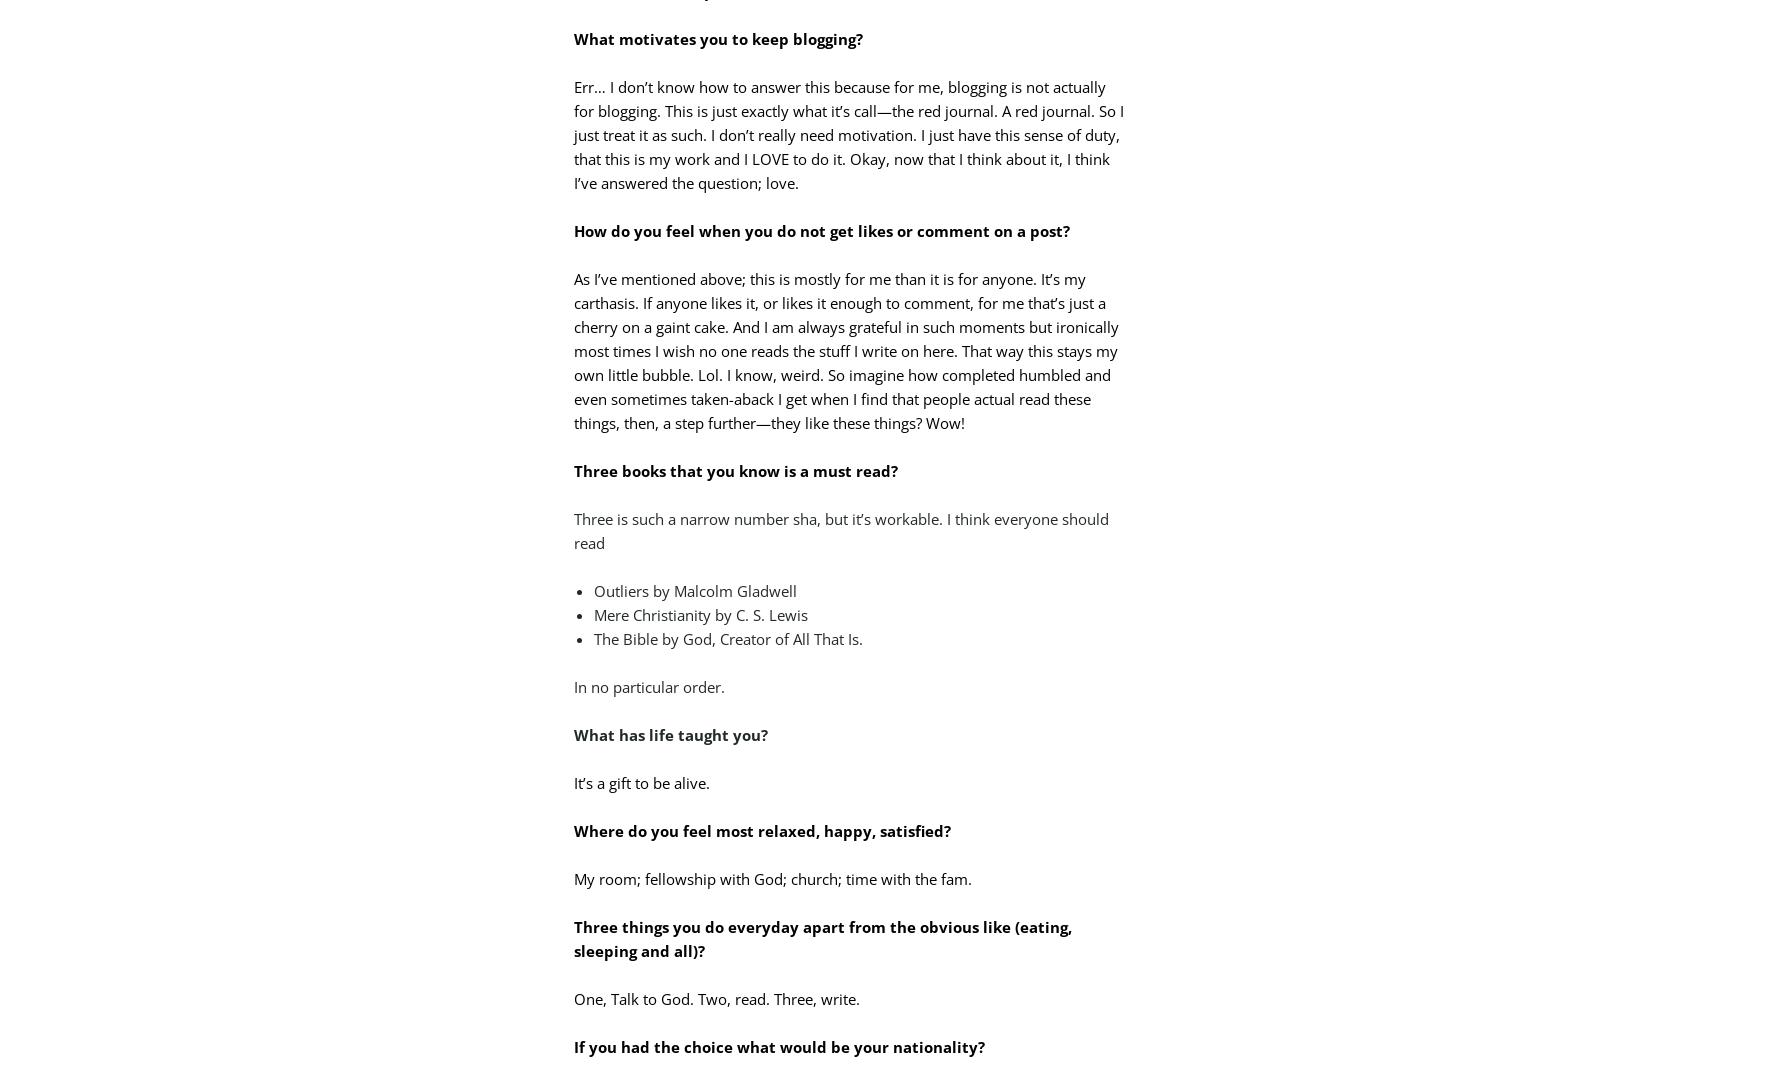 The width and height of the screenshot is (1772, 1065). I want to click on 'What has life taught you?', so click(670, 733).